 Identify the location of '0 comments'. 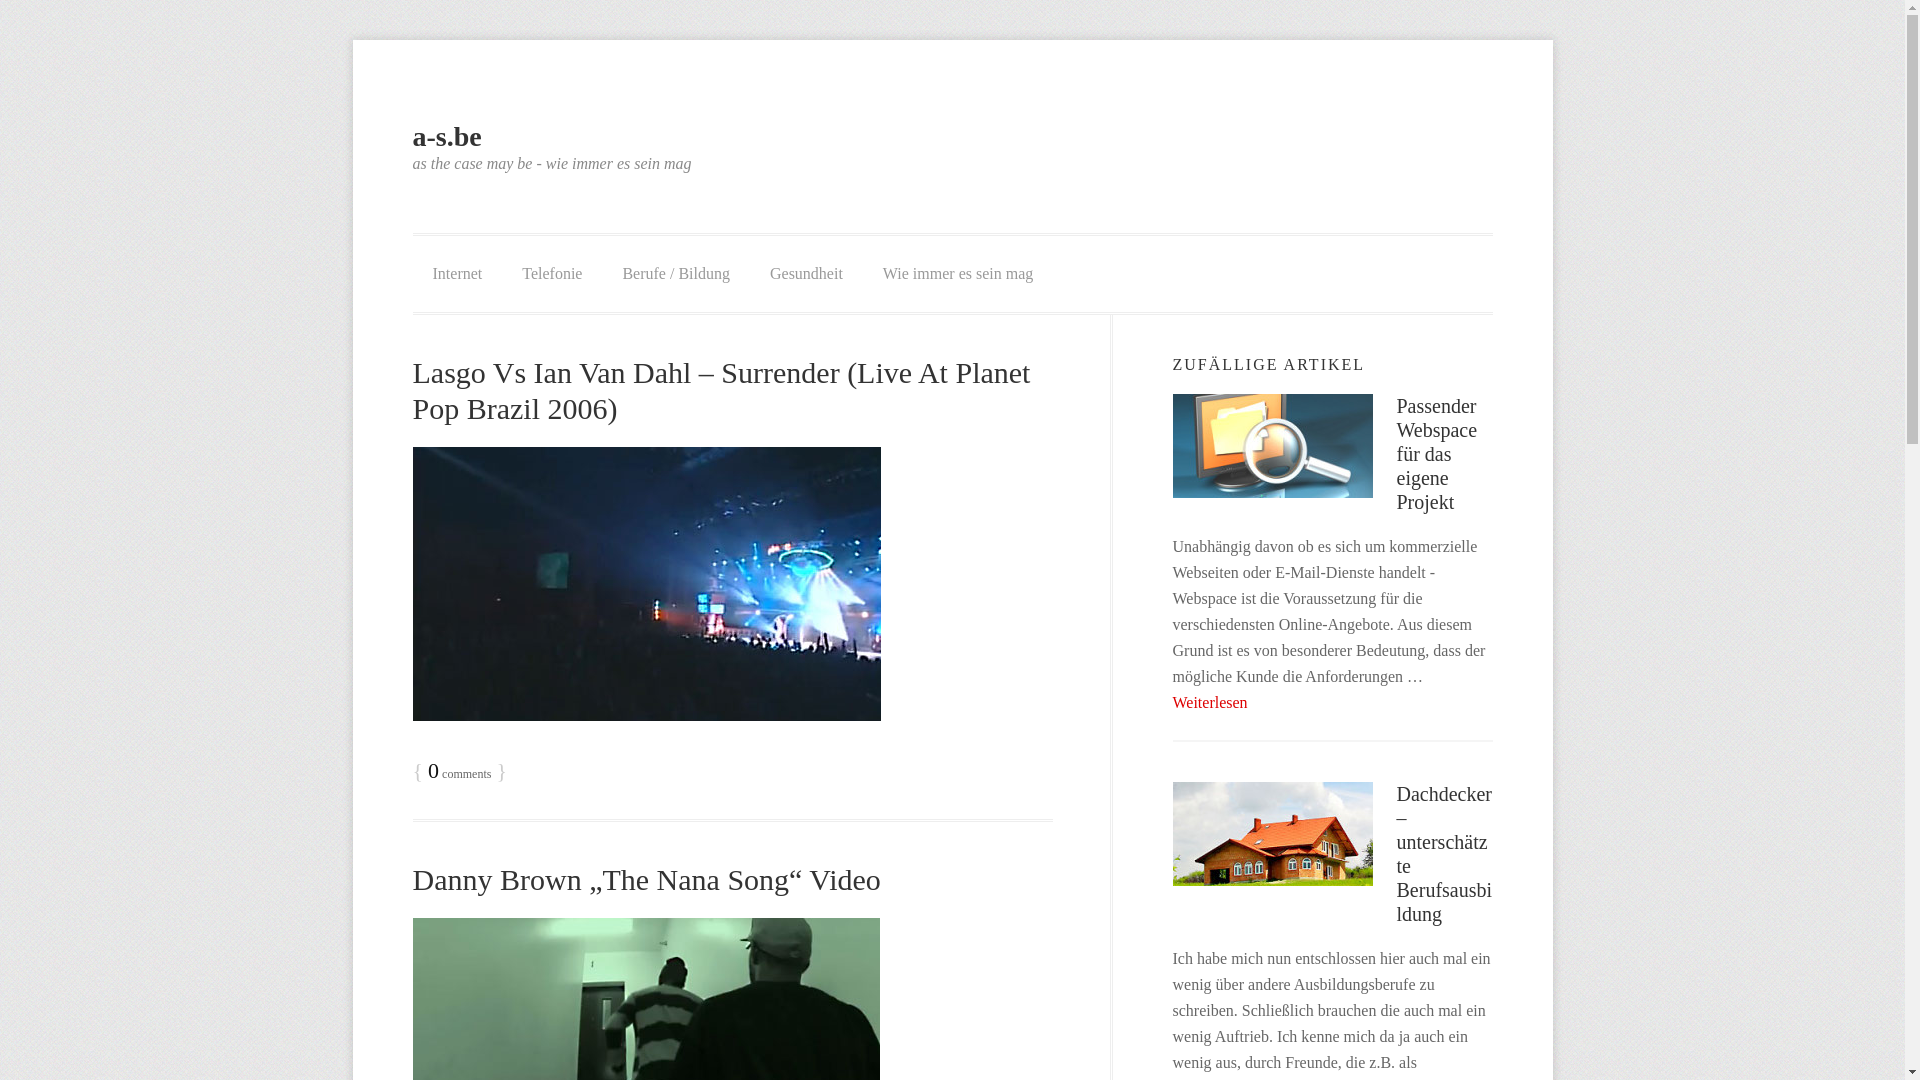
(458, 773).